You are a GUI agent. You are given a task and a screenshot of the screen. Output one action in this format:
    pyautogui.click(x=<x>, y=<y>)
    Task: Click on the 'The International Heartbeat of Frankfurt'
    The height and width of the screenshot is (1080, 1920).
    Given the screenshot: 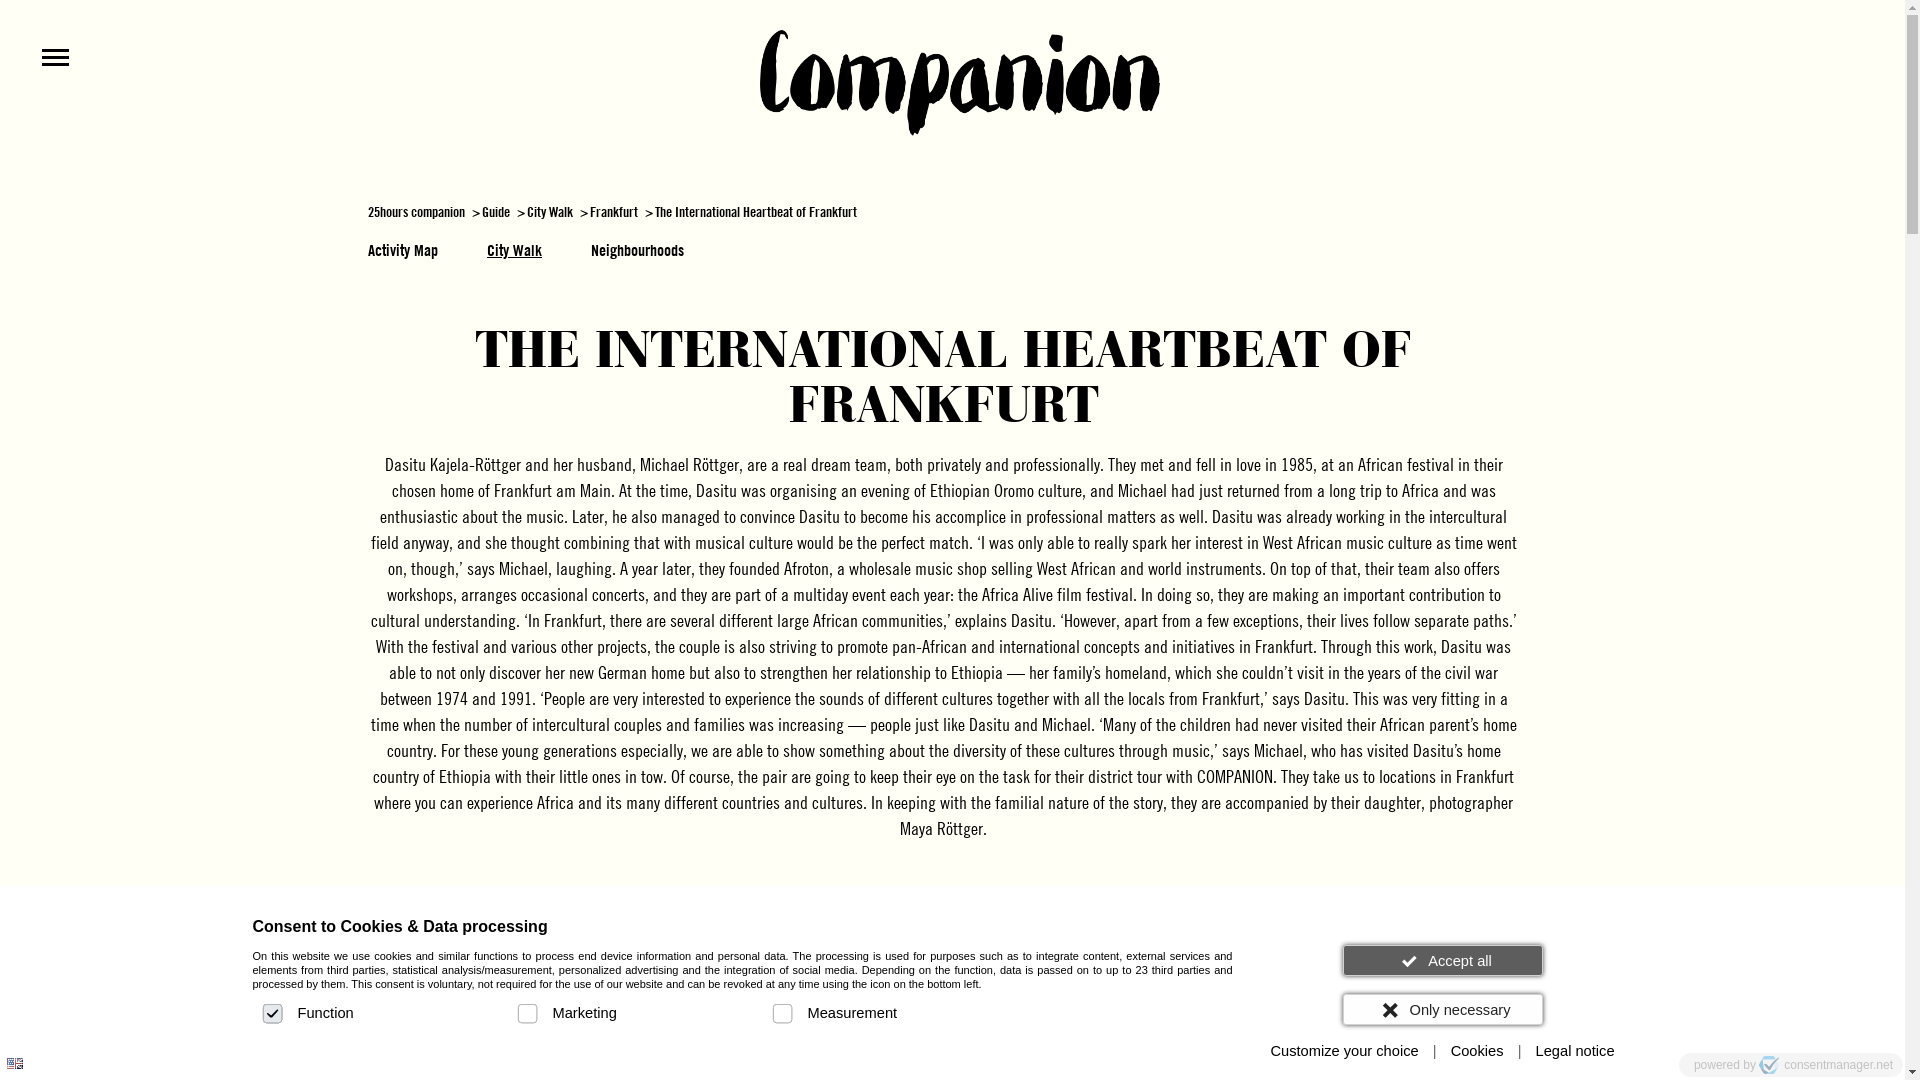 What is the action you would take?
    pyautogui.click(x=754, y=211)
    